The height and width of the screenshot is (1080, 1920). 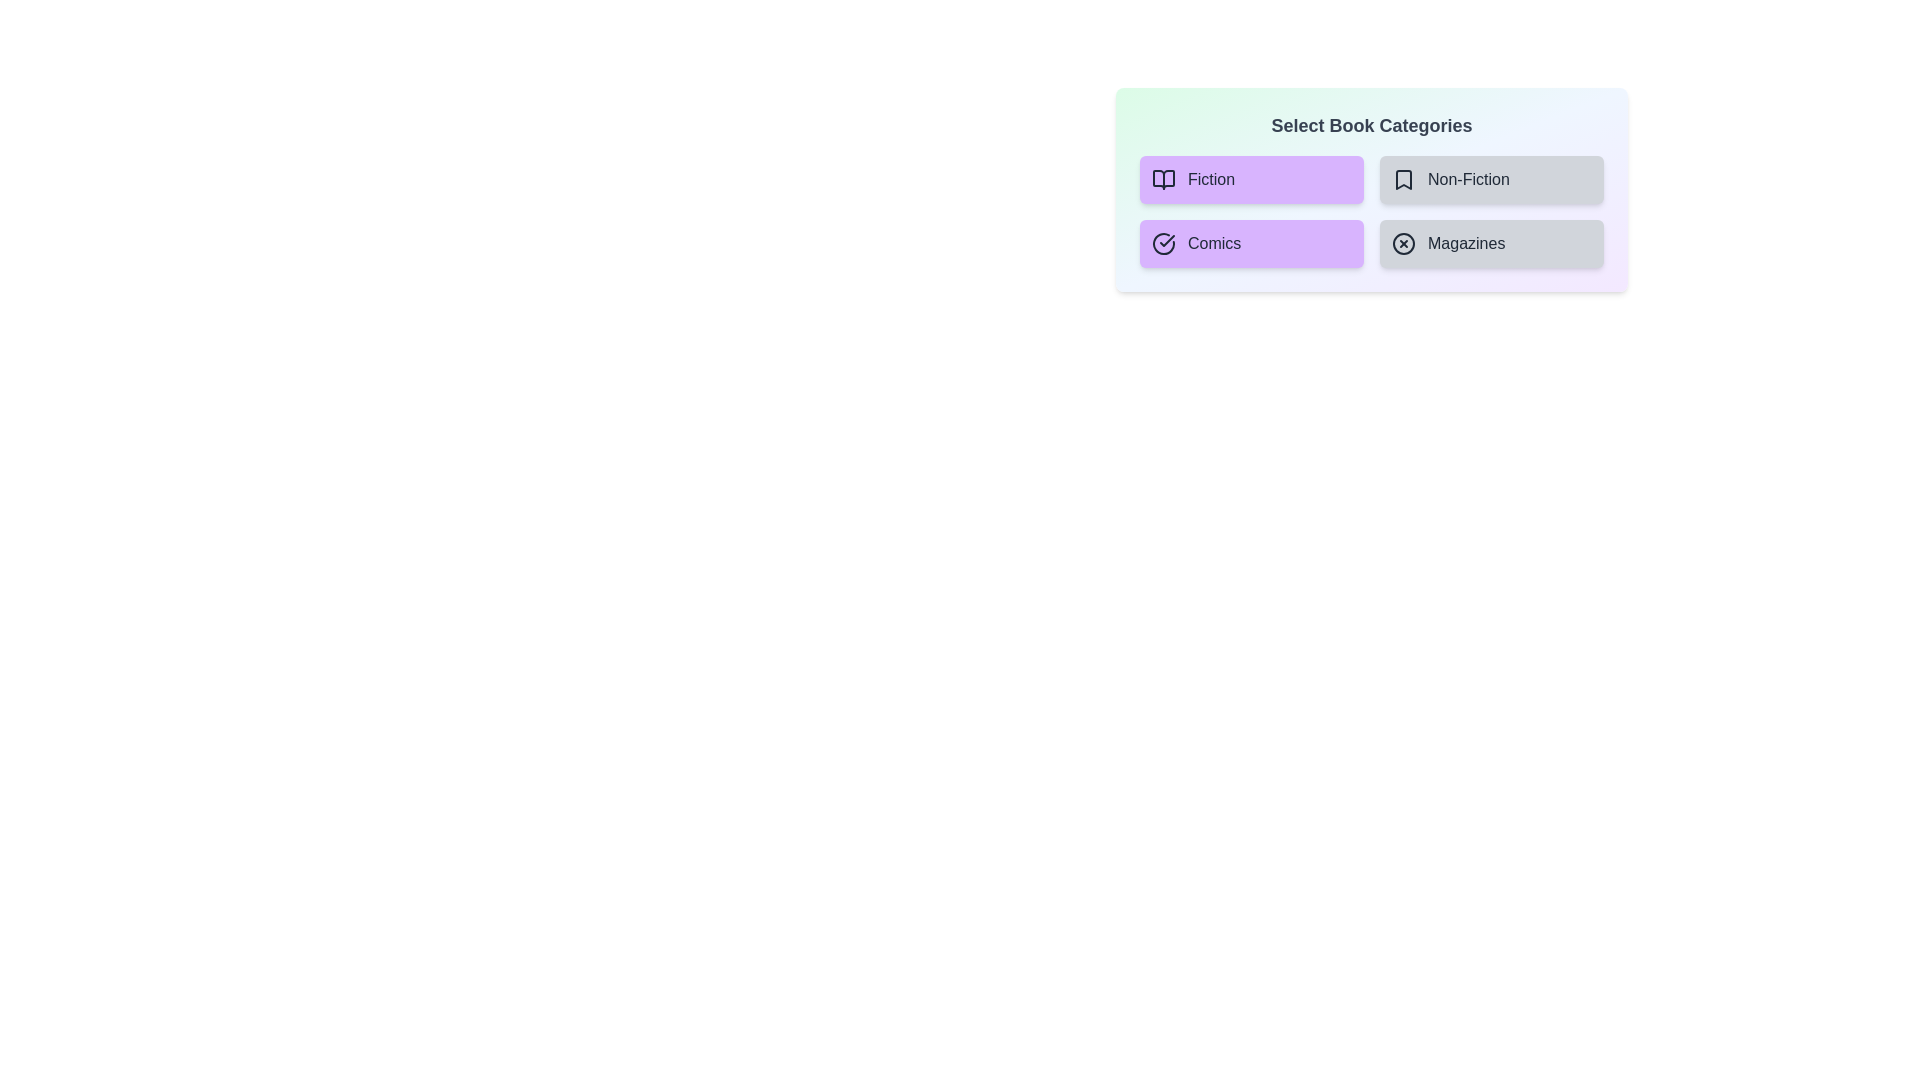 I want to click on the category Non-Fiction to see its hover effect, so click(x=1492, y=180).